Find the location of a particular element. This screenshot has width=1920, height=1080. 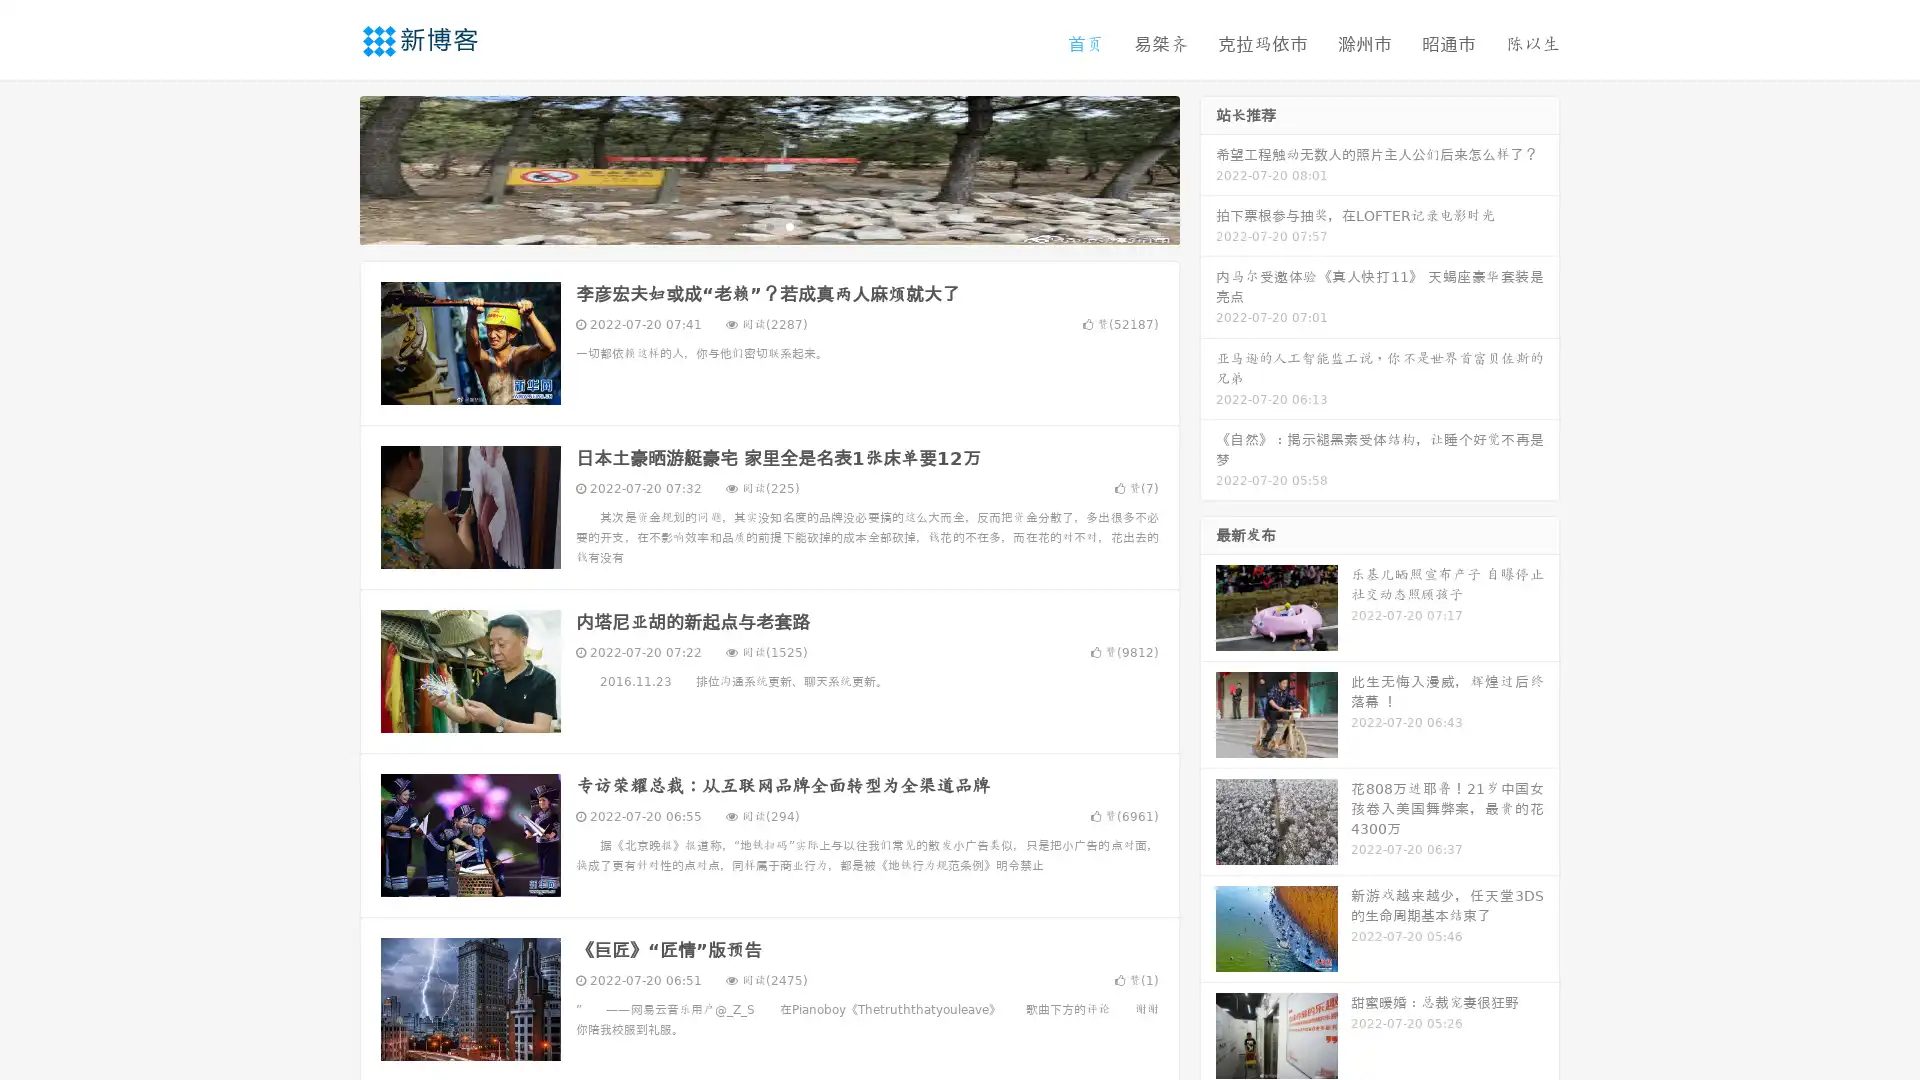

Go to slide 2 is located at coordinates (768, 225).